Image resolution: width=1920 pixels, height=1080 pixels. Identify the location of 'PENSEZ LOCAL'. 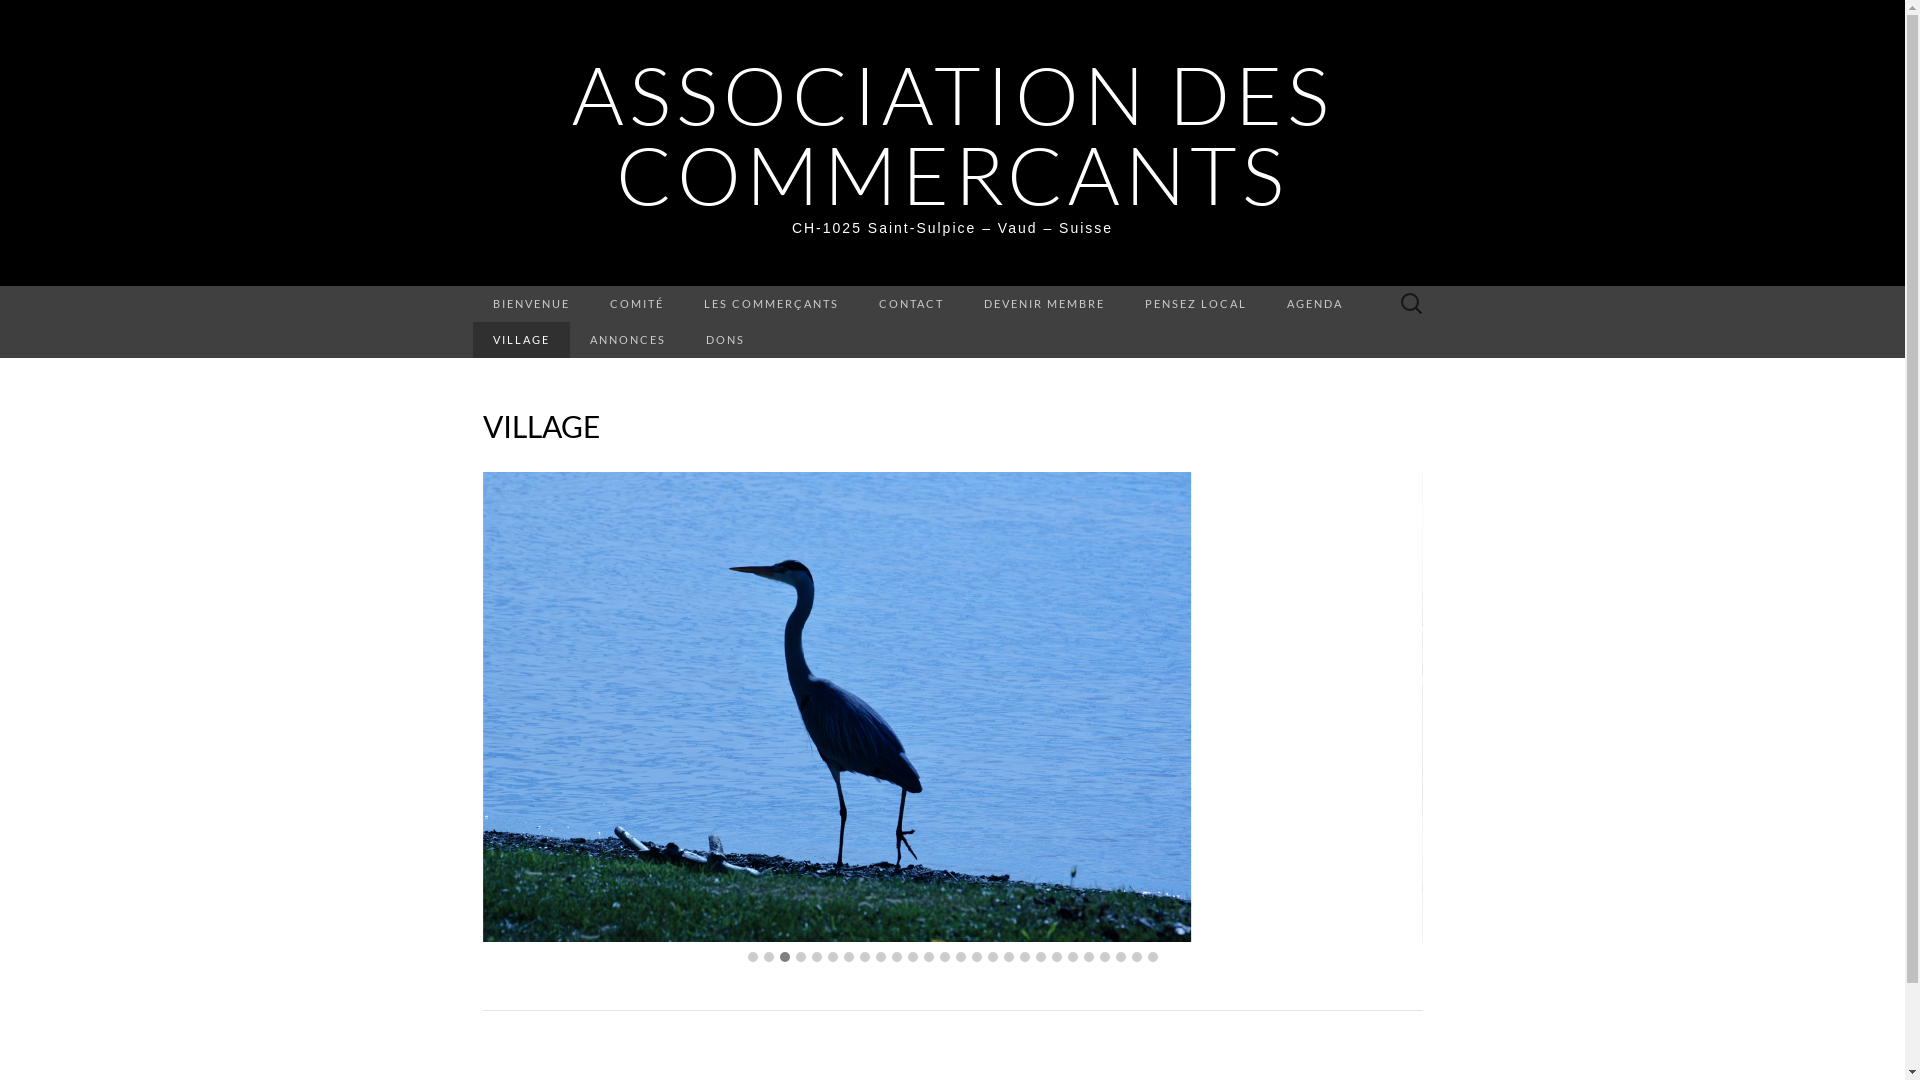
(1195, 304).